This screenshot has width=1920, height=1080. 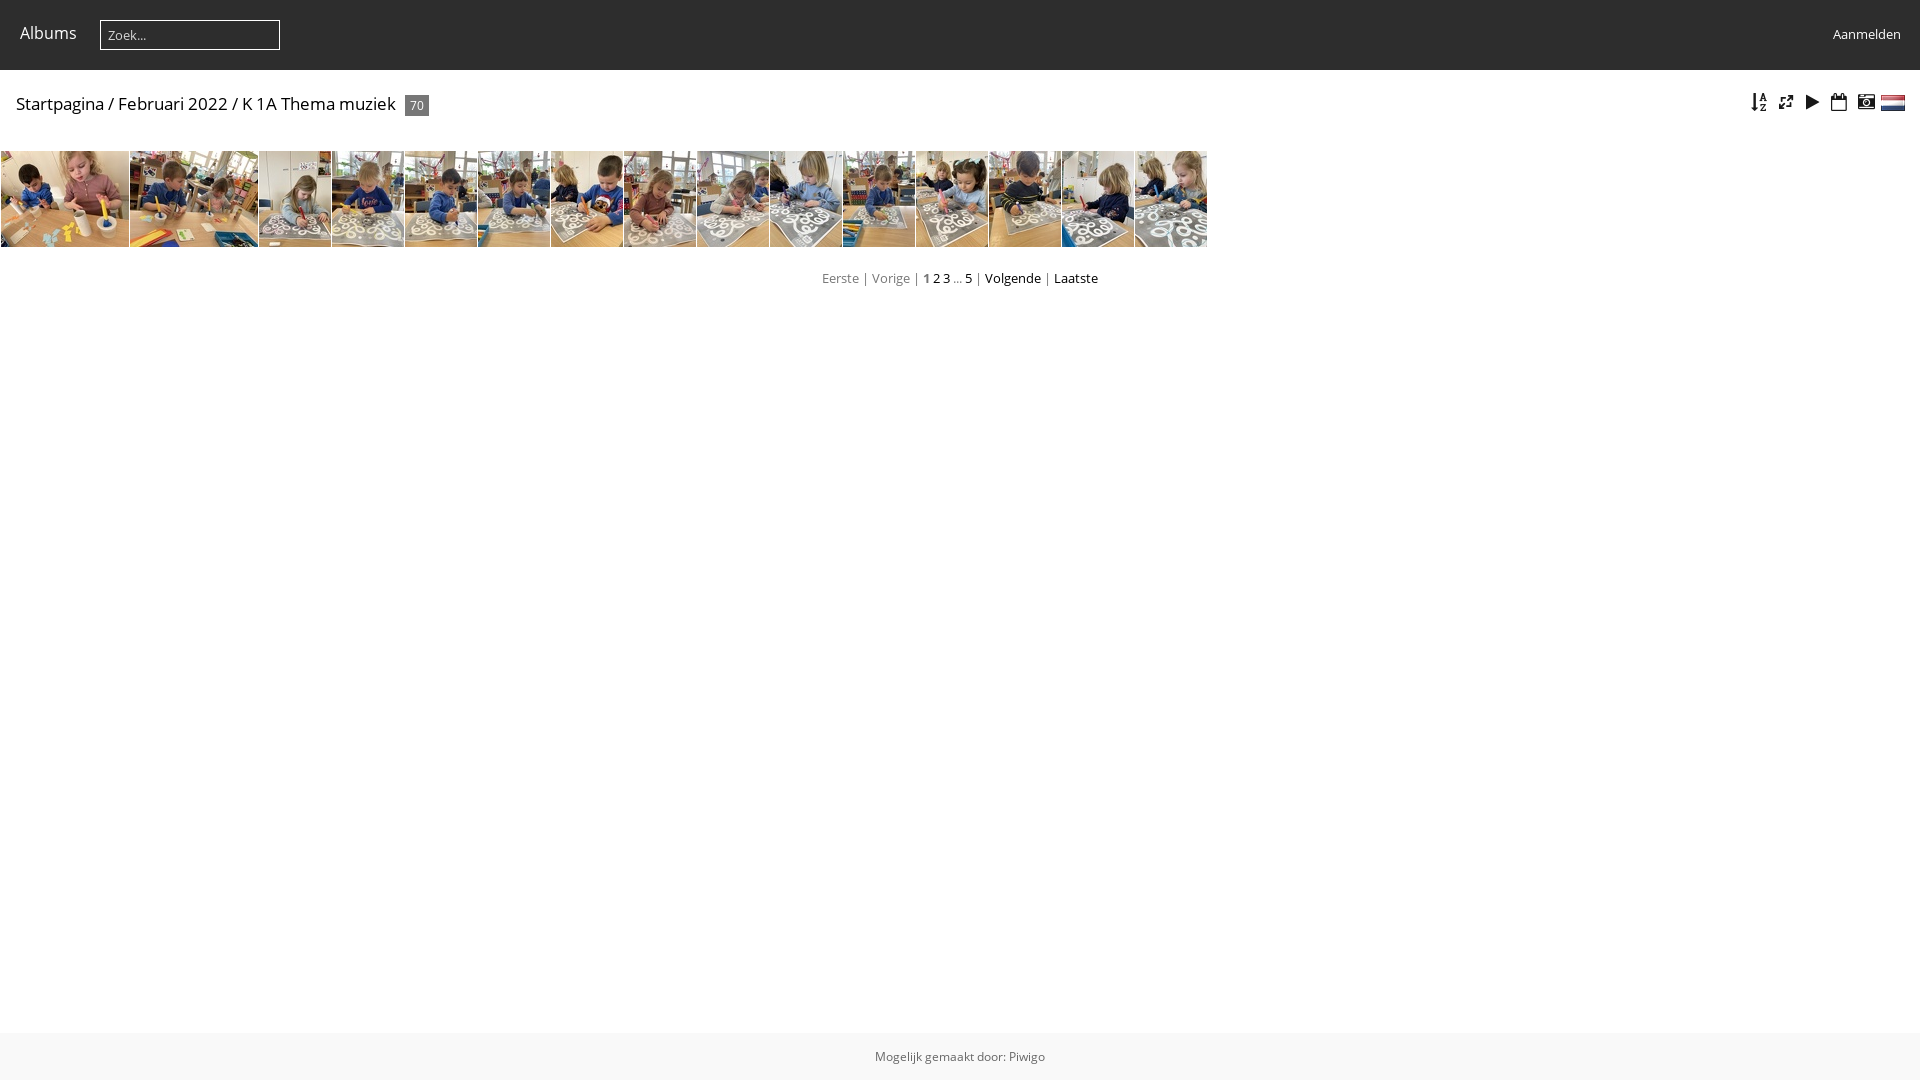 What do you see at coordinates (941, 277) in the screenshot?
I see `'3'` at bounding box center [941, 277].